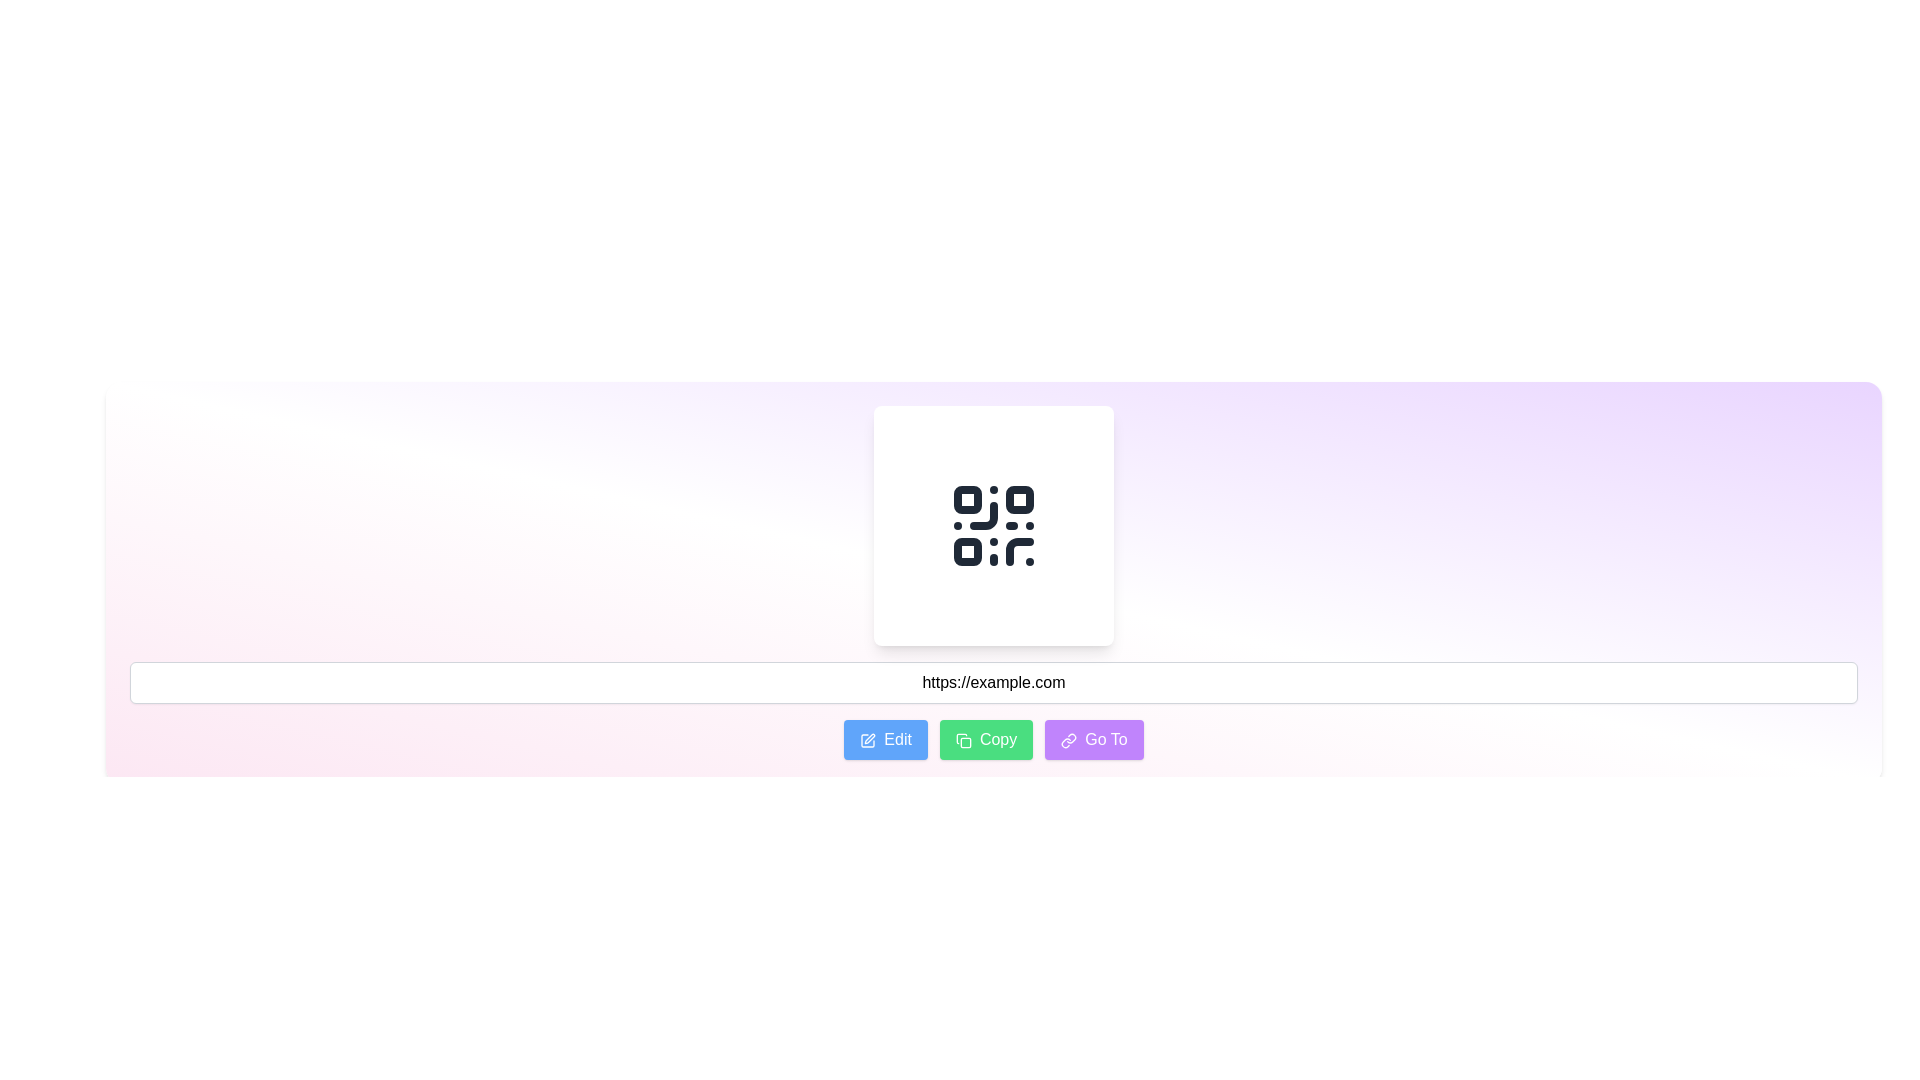  I want to click on the QR code graphical element, which is centrally aligned within a white square card with rounded corners, so click(993, 524).